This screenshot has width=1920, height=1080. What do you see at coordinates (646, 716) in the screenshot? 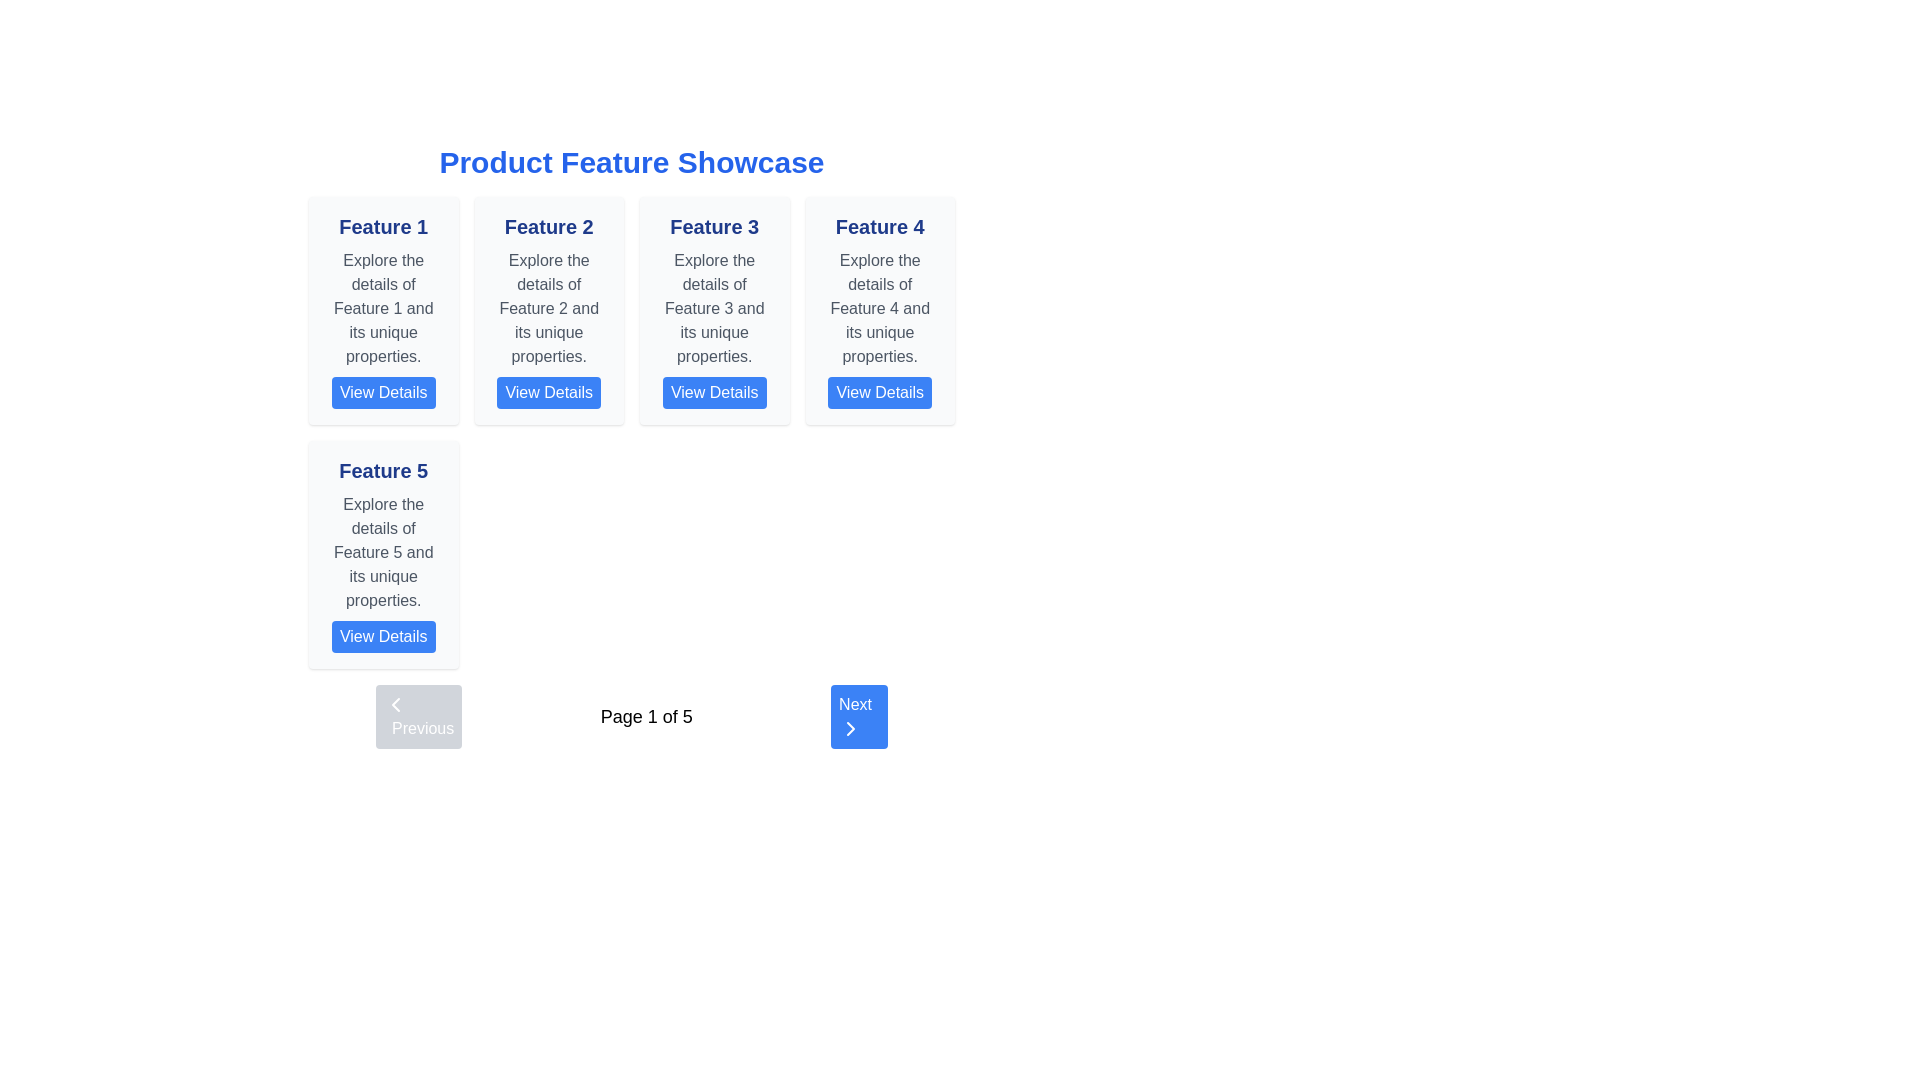
I see `the informational text element that displays the current page number in the pagination section, located between the 'Previous' and 'Next' buttons` at bounding box center [646, 716].